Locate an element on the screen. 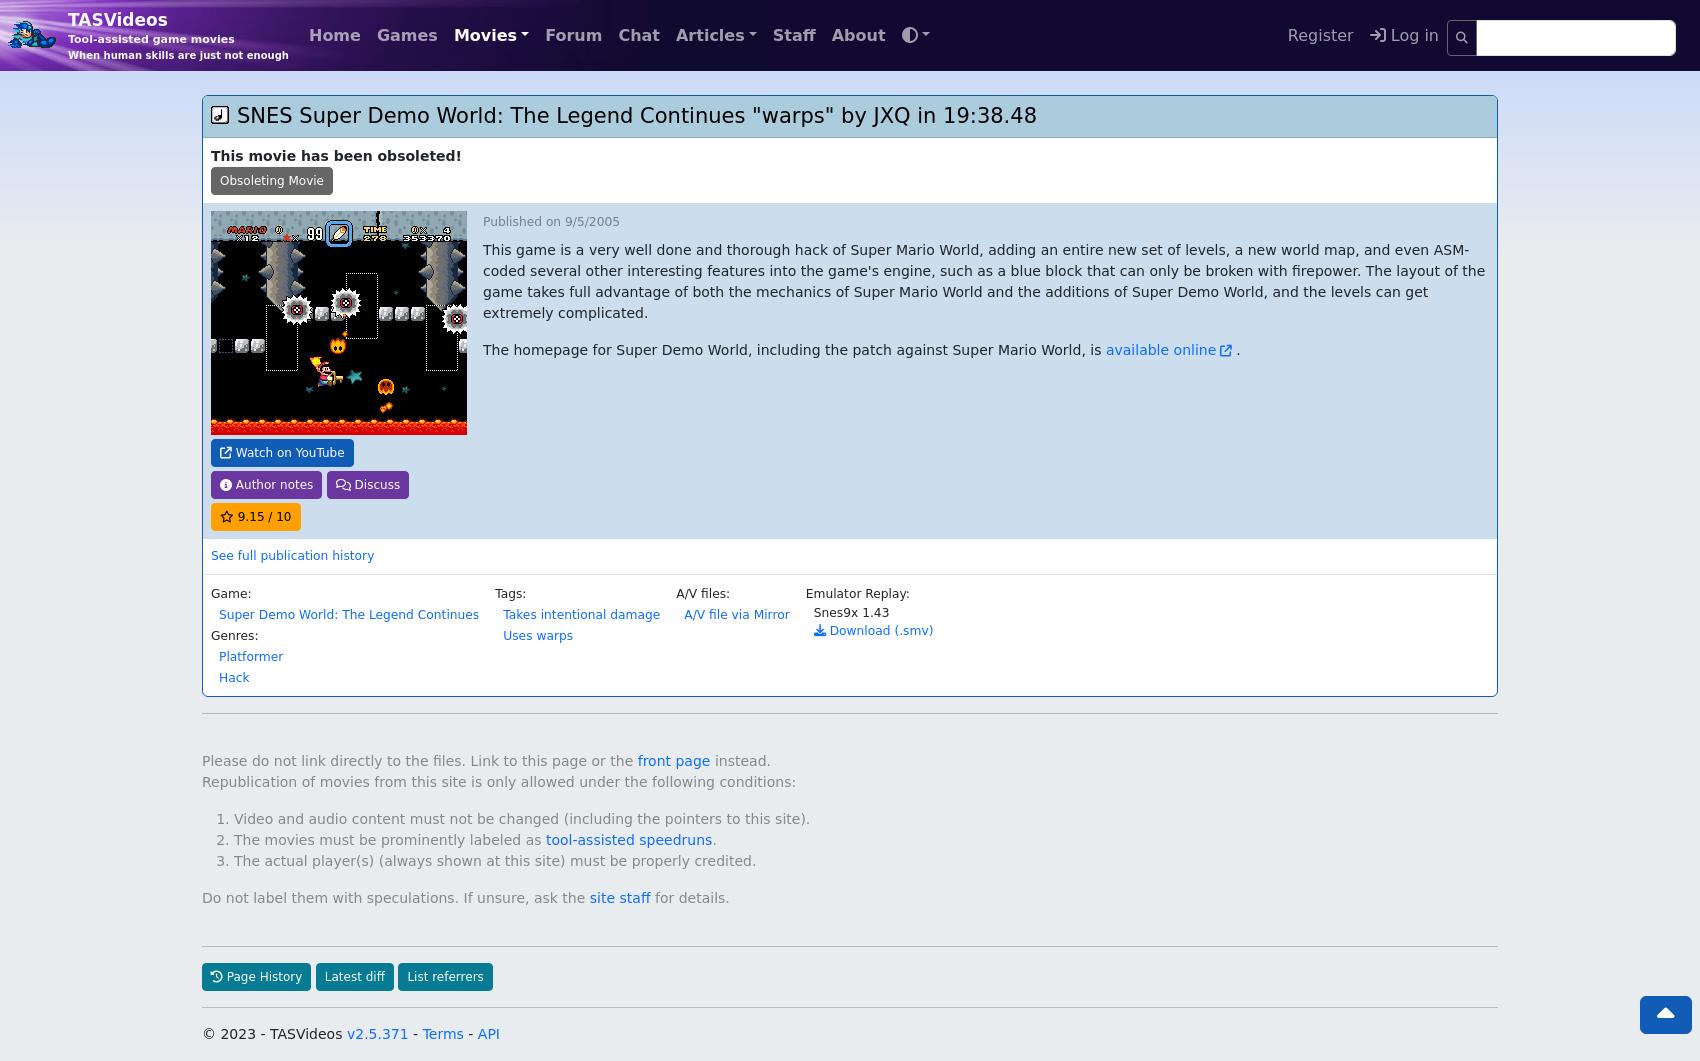 The height and width of the screenshot is (1061, 1700). '9.15' is located at coordinates (236, 475).